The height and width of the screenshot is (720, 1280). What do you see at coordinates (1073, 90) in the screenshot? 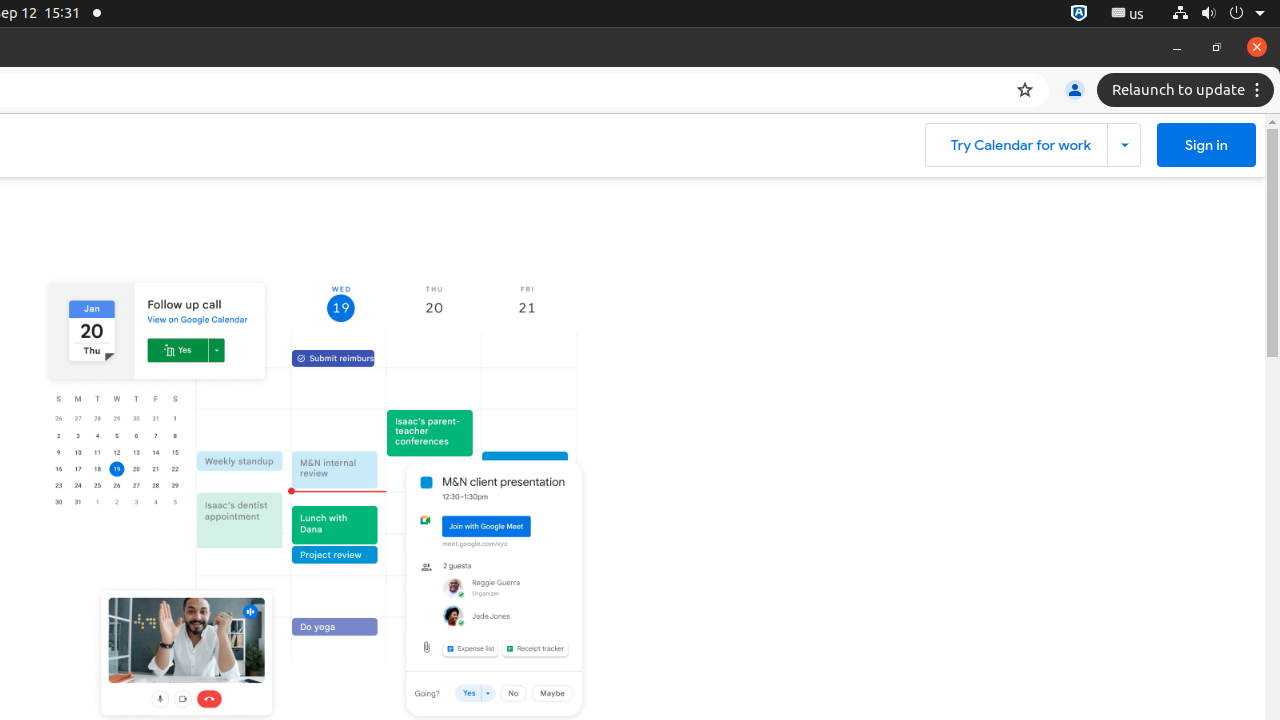
I see `'You'` at bounding box center [1073, 90].